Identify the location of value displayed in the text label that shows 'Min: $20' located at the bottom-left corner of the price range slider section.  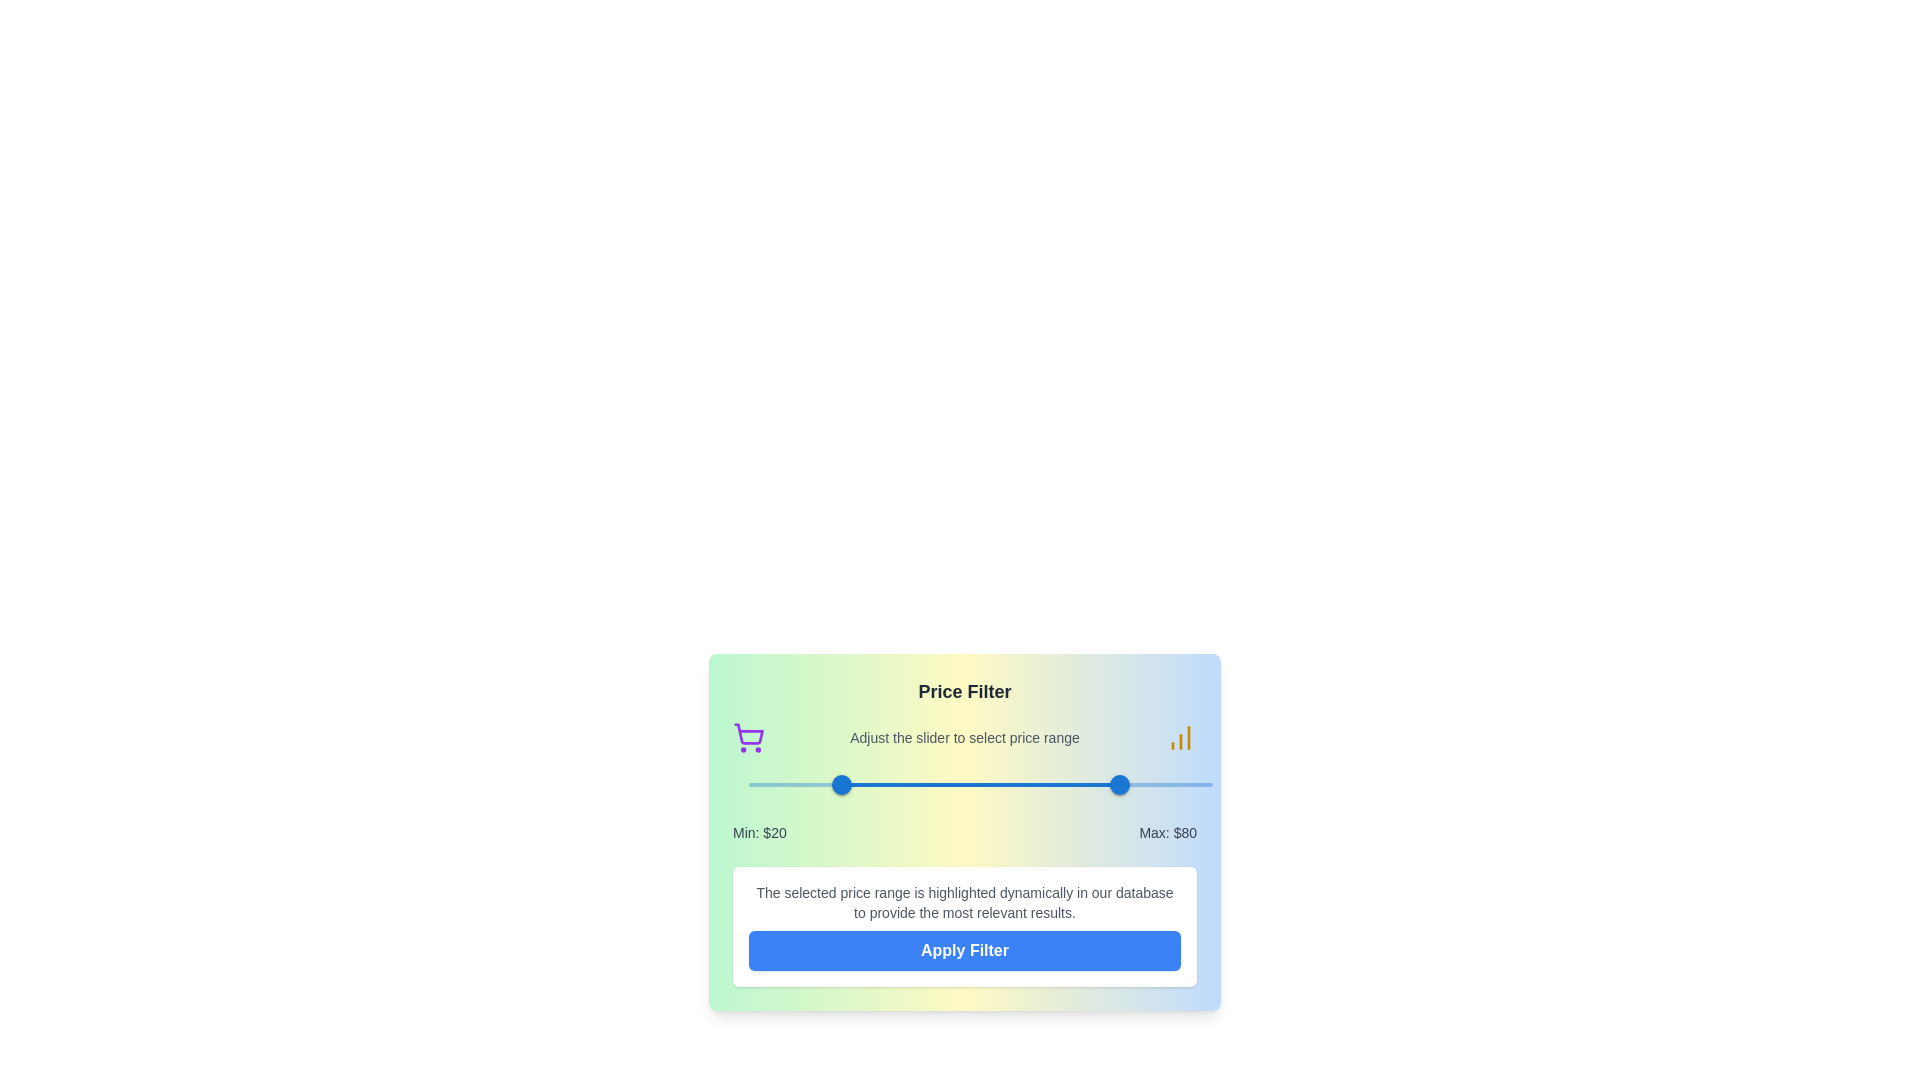
(758, 833).